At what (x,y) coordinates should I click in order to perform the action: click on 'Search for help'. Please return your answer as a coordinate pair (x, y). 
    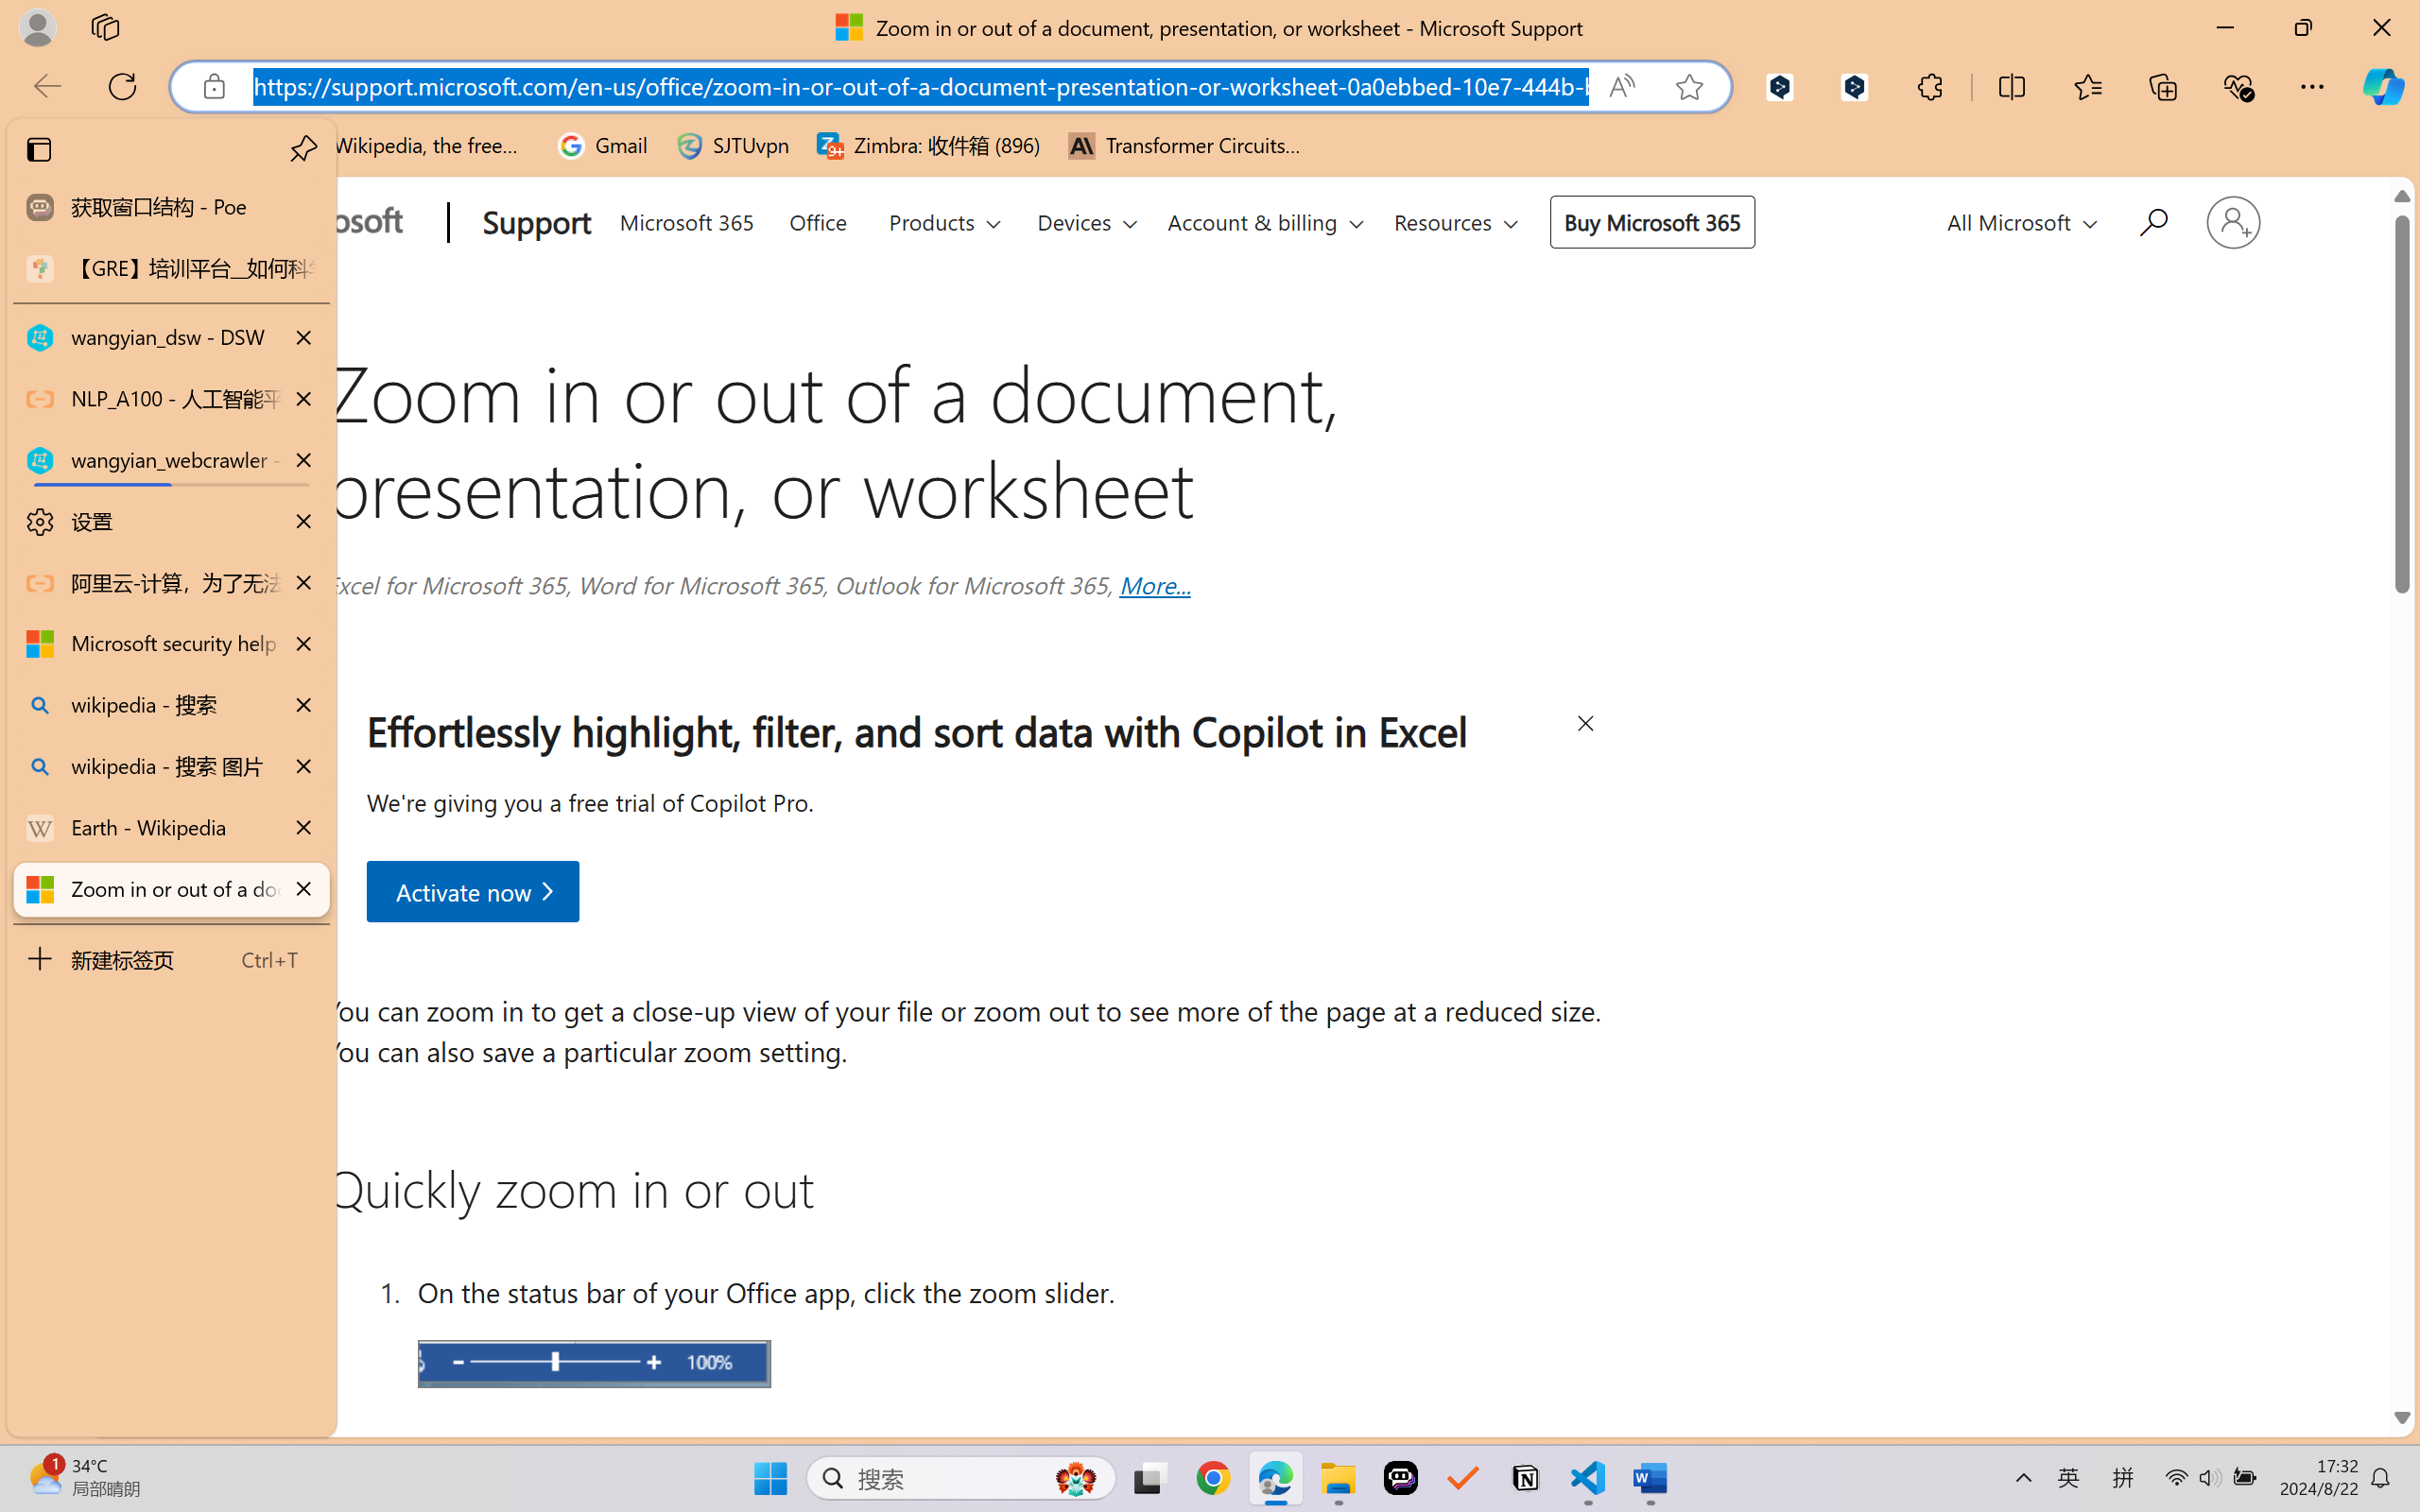
    Looking at the image, I should click on (2150, 218).